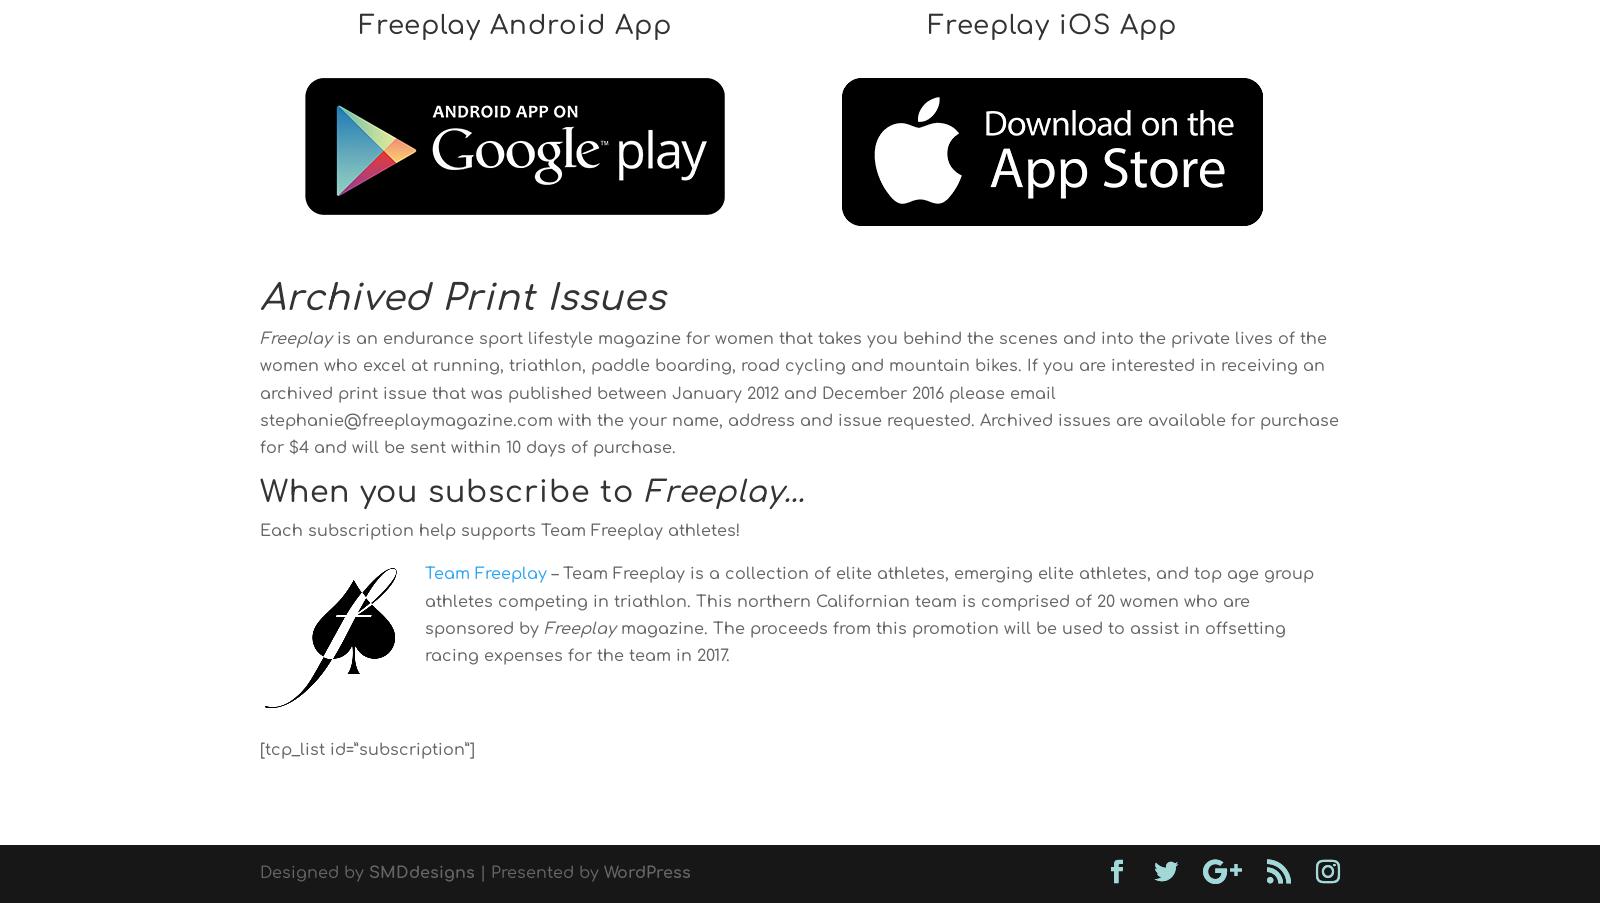  What do you see at coordinates (358, 23) in the screenshot?
I see `'Freeplay Android App'` at bounding box center [358, 23].